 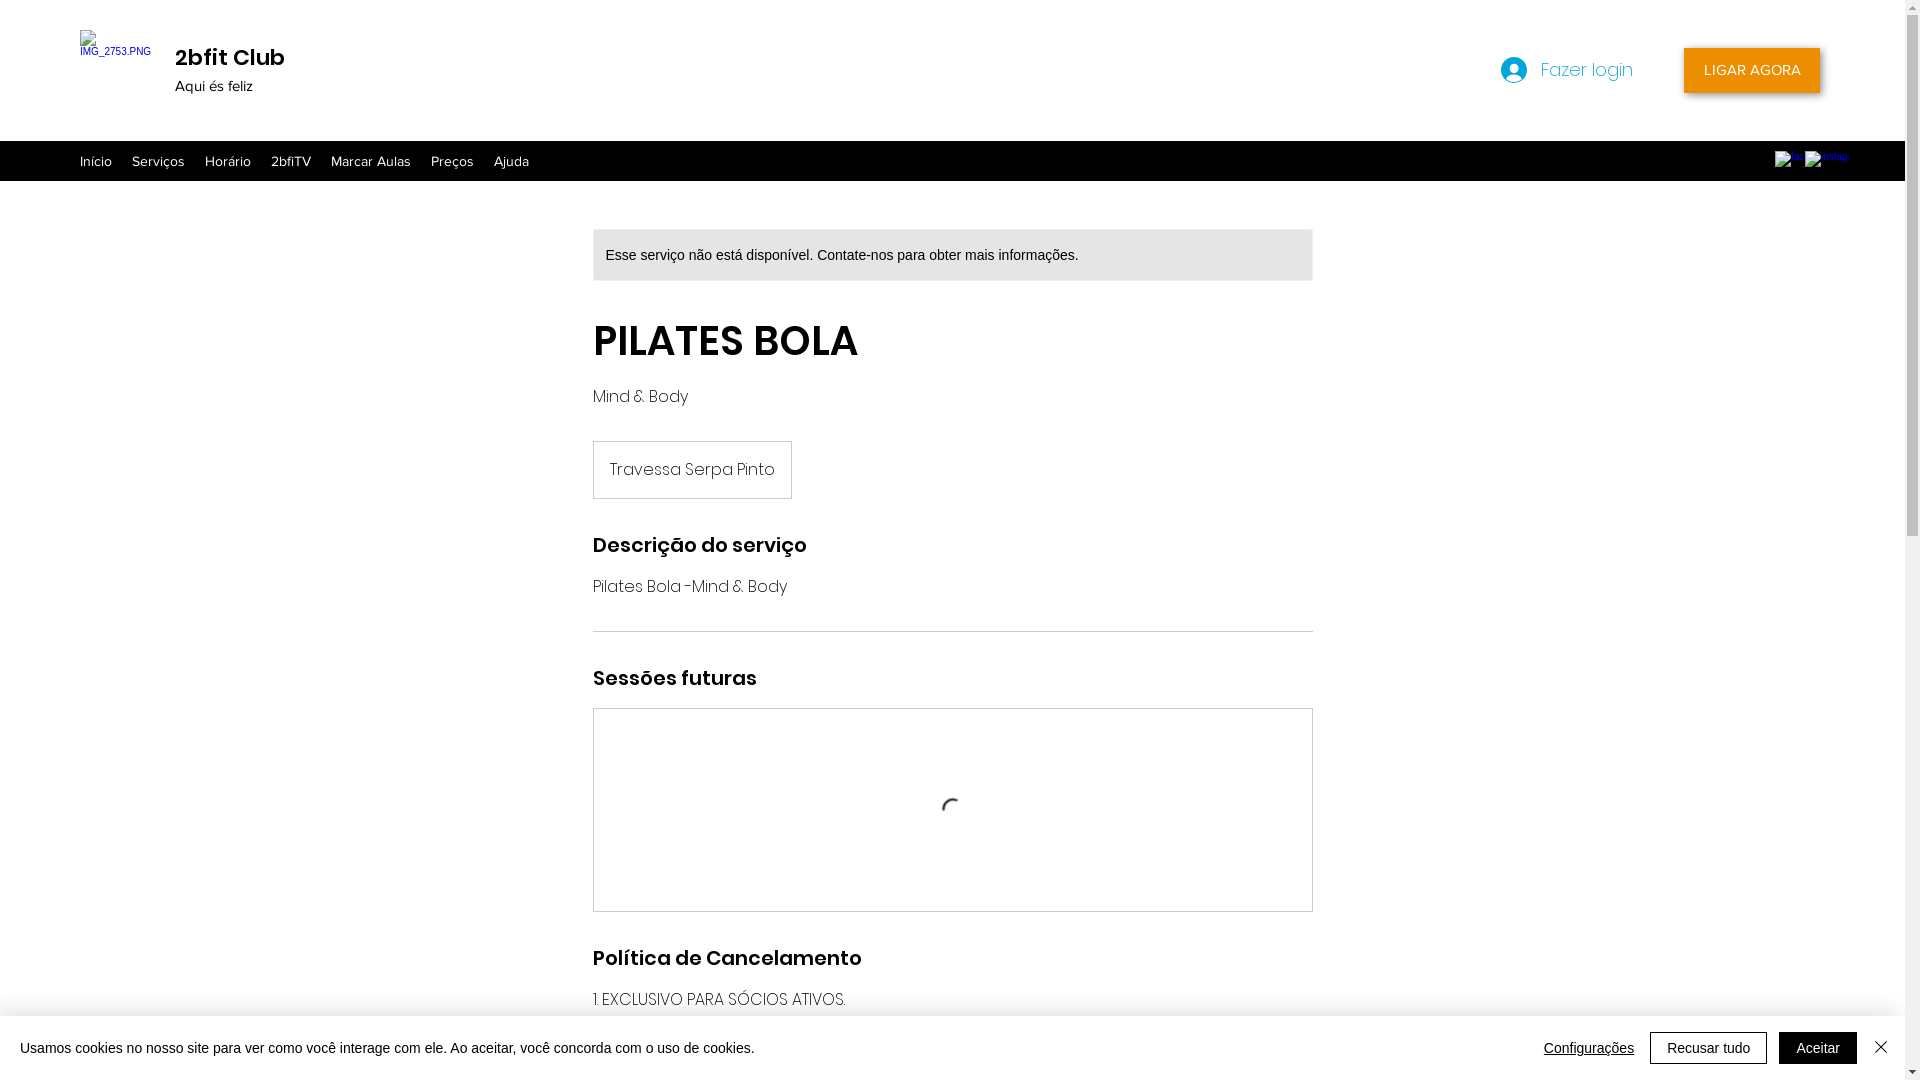 I want to click on '2bfit Club', so click(x=230, y=56).